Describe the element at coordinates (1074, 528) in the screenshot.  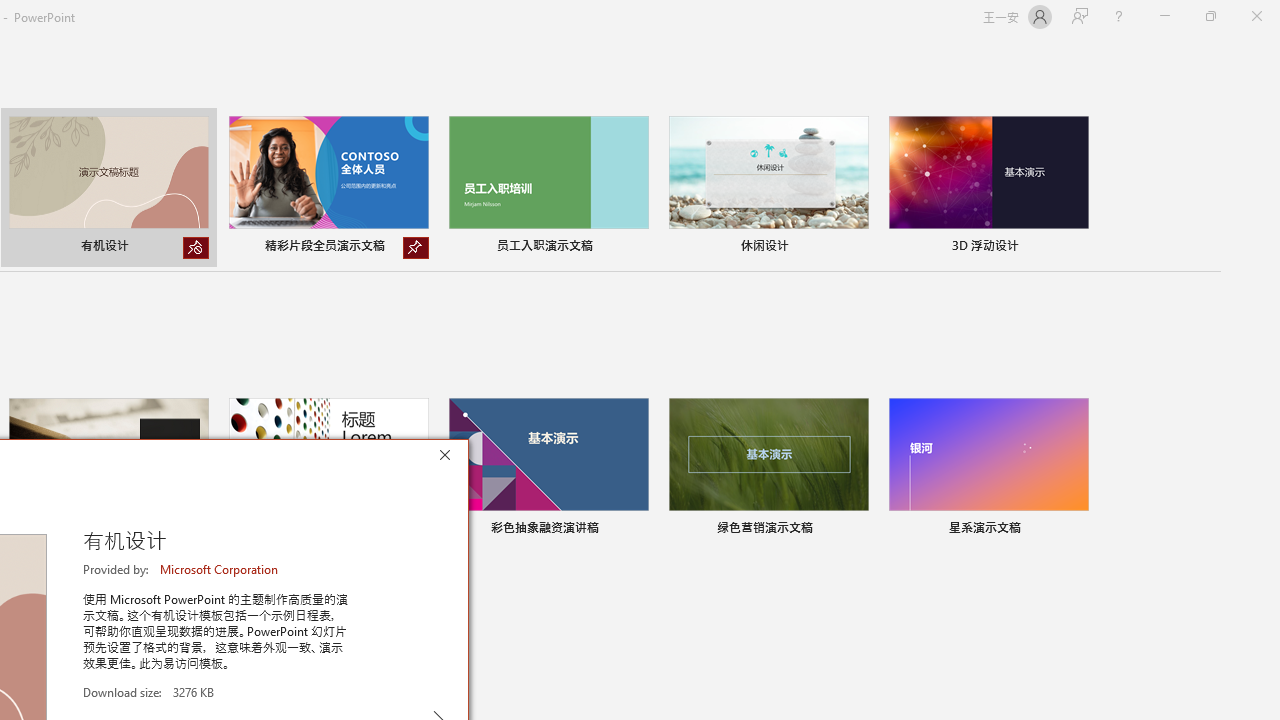
I see `'Pin to list'` at that location.